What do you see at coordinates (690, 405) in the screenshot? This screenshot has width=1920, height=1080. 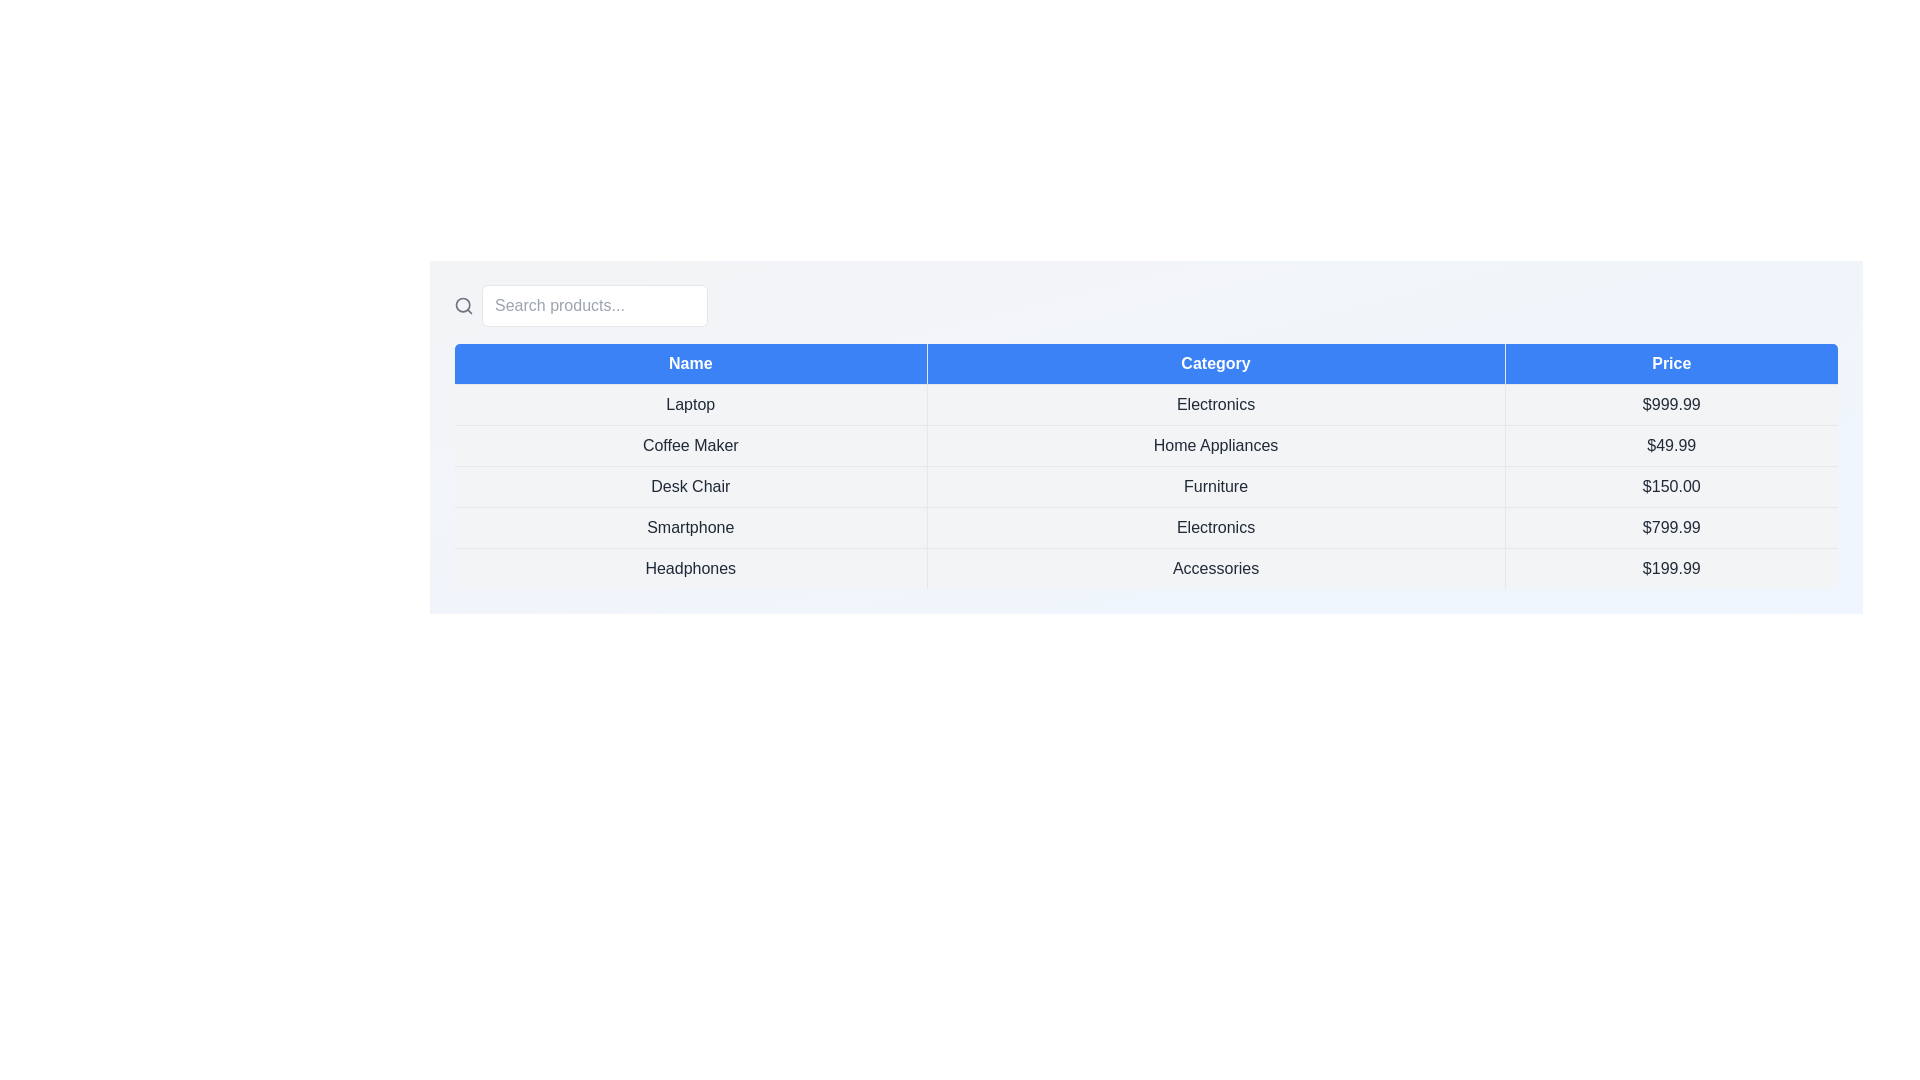 I see `the text 'Laptop'` at bounding box center [690, 405].